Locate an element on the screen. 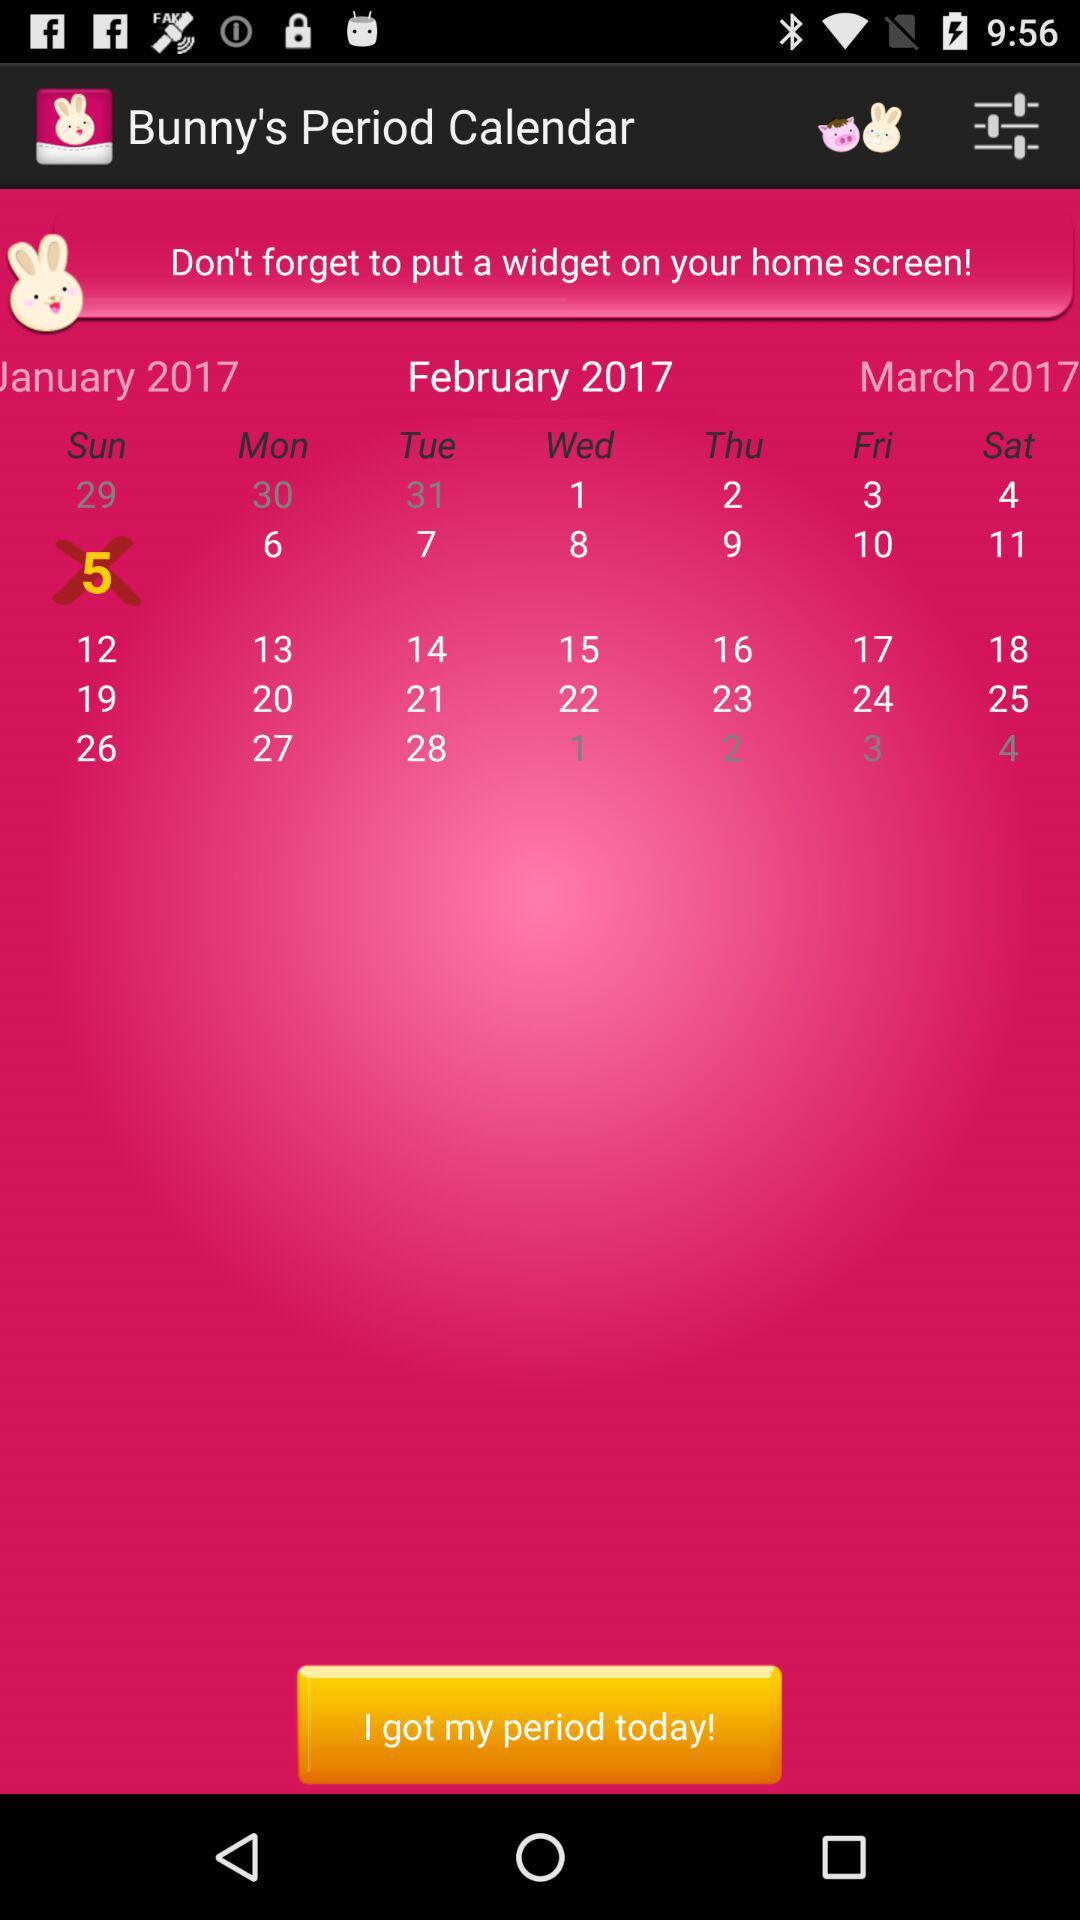 This screenshot has height=1920, width=1080. app to the right of the 17 item is located at coordinates (1008, 648).